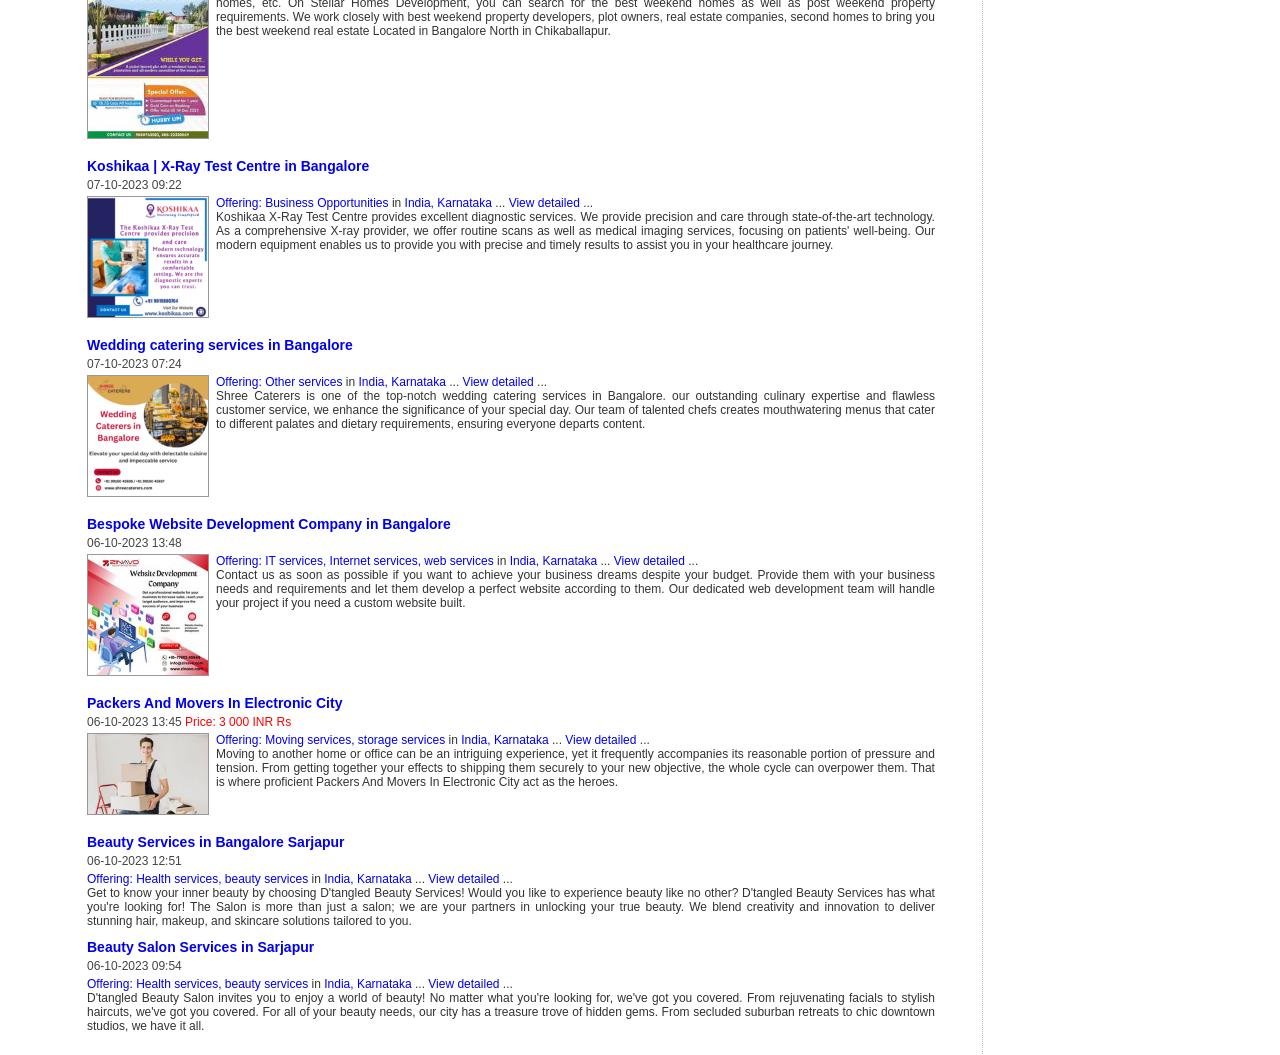  Describe the element at coordinates (267, 524) in the screenshot. I see `'Bespoke Website Development Company in Bangalore'` at that location.